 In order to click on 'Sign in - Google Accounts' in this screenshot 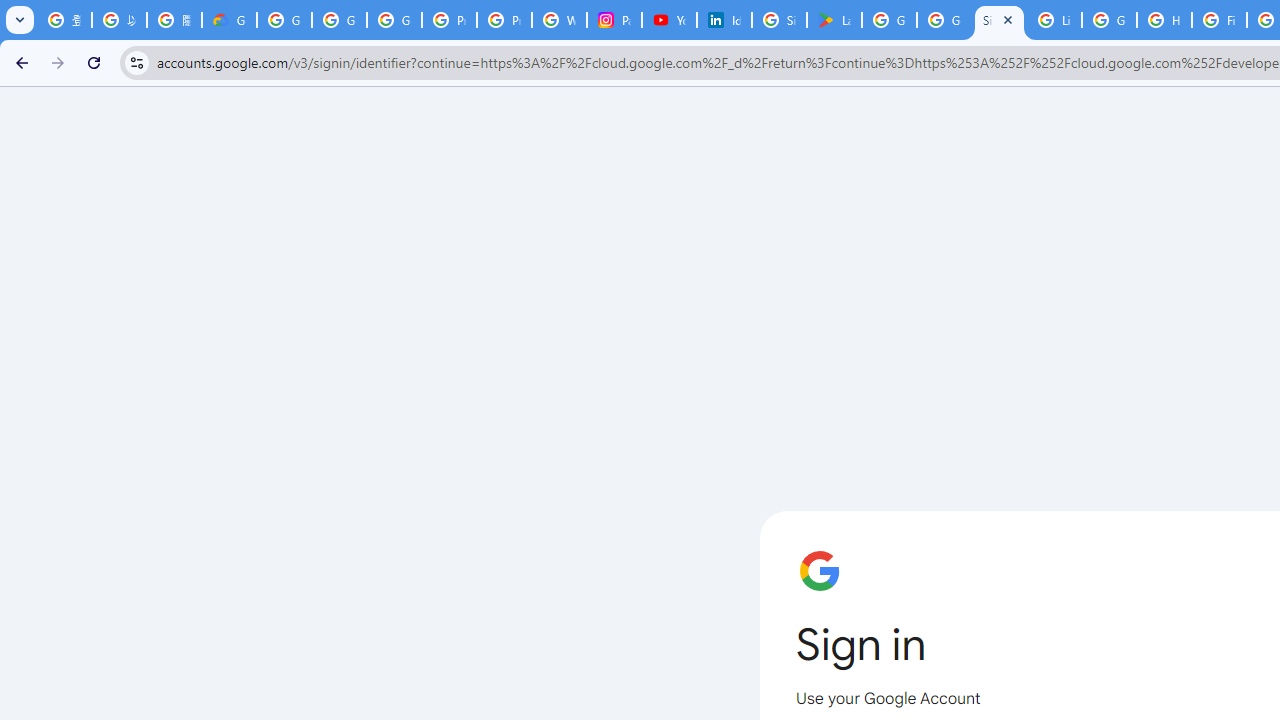, I will do `click(999, 20)`.